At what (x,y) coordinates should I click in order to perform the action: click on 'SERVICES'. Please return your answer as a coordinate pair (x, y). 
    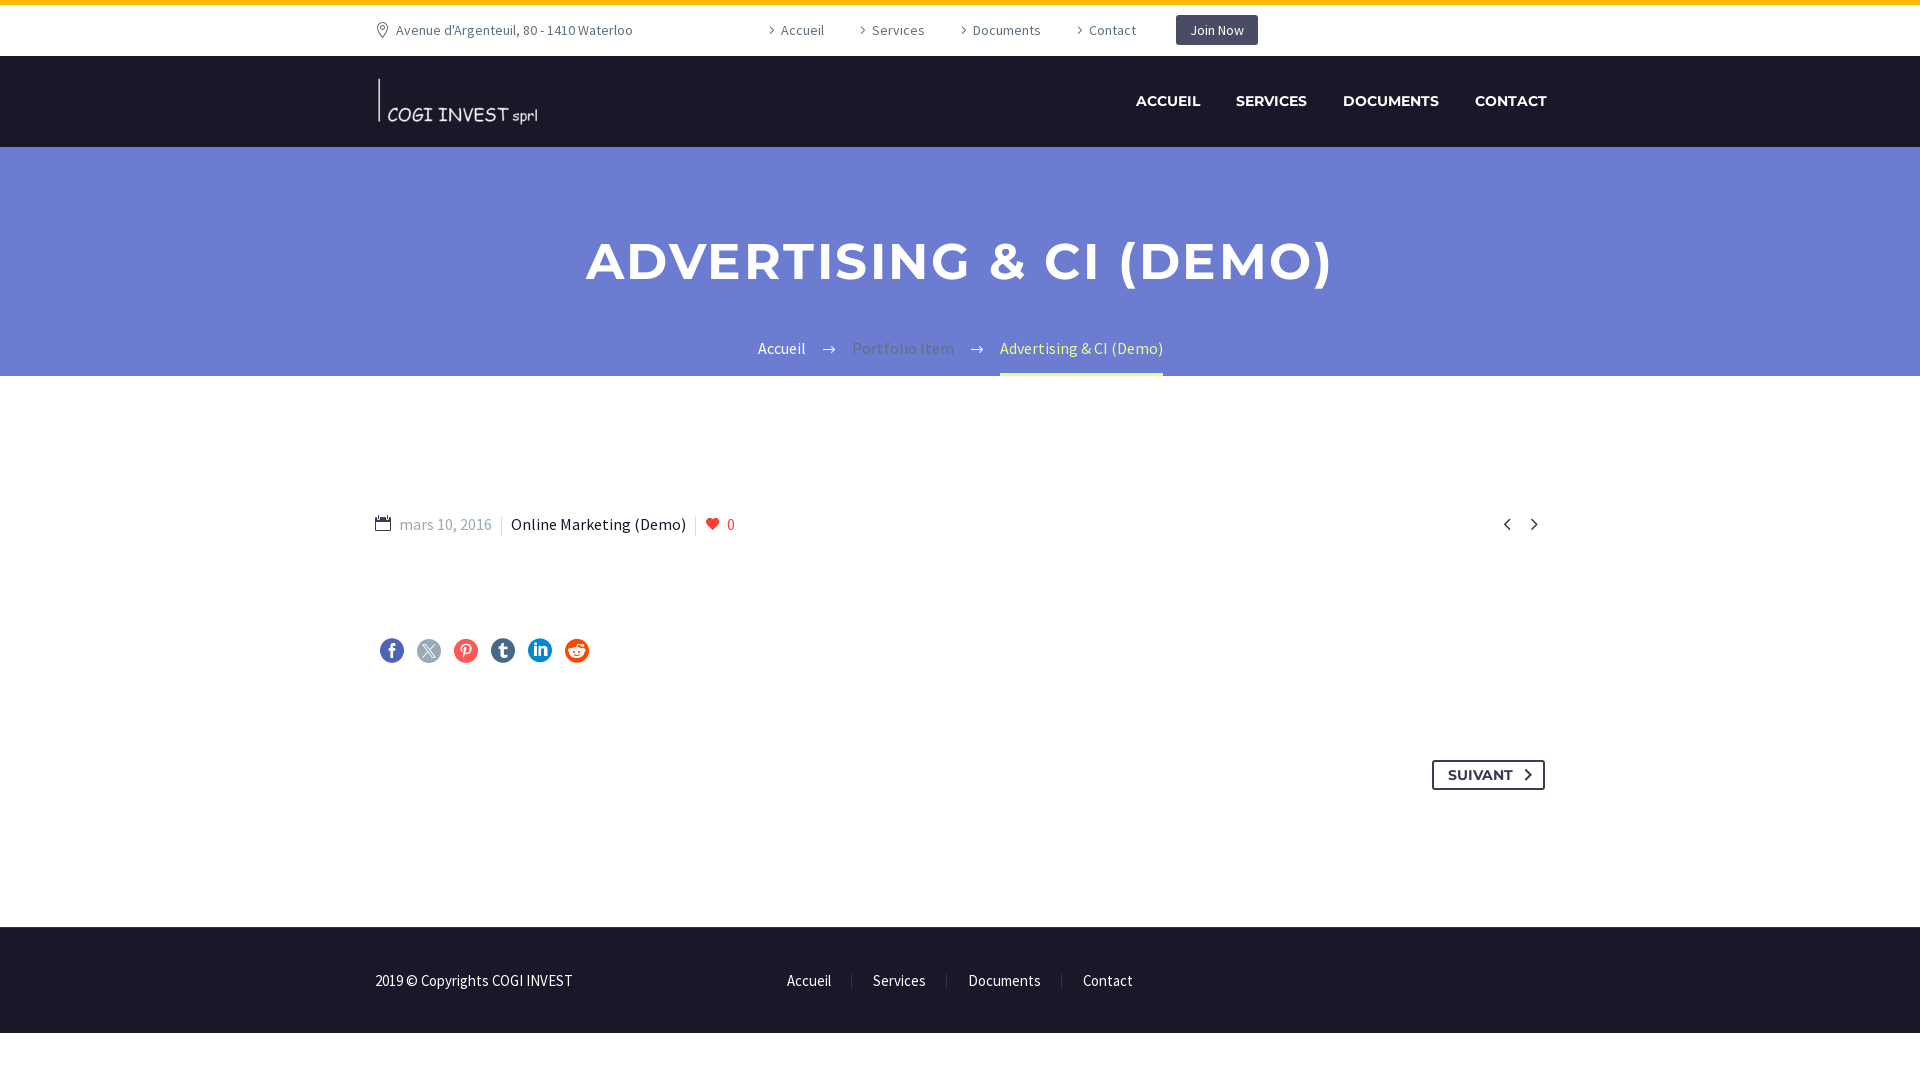
    Looking at the image, I should click on (1270, 101).